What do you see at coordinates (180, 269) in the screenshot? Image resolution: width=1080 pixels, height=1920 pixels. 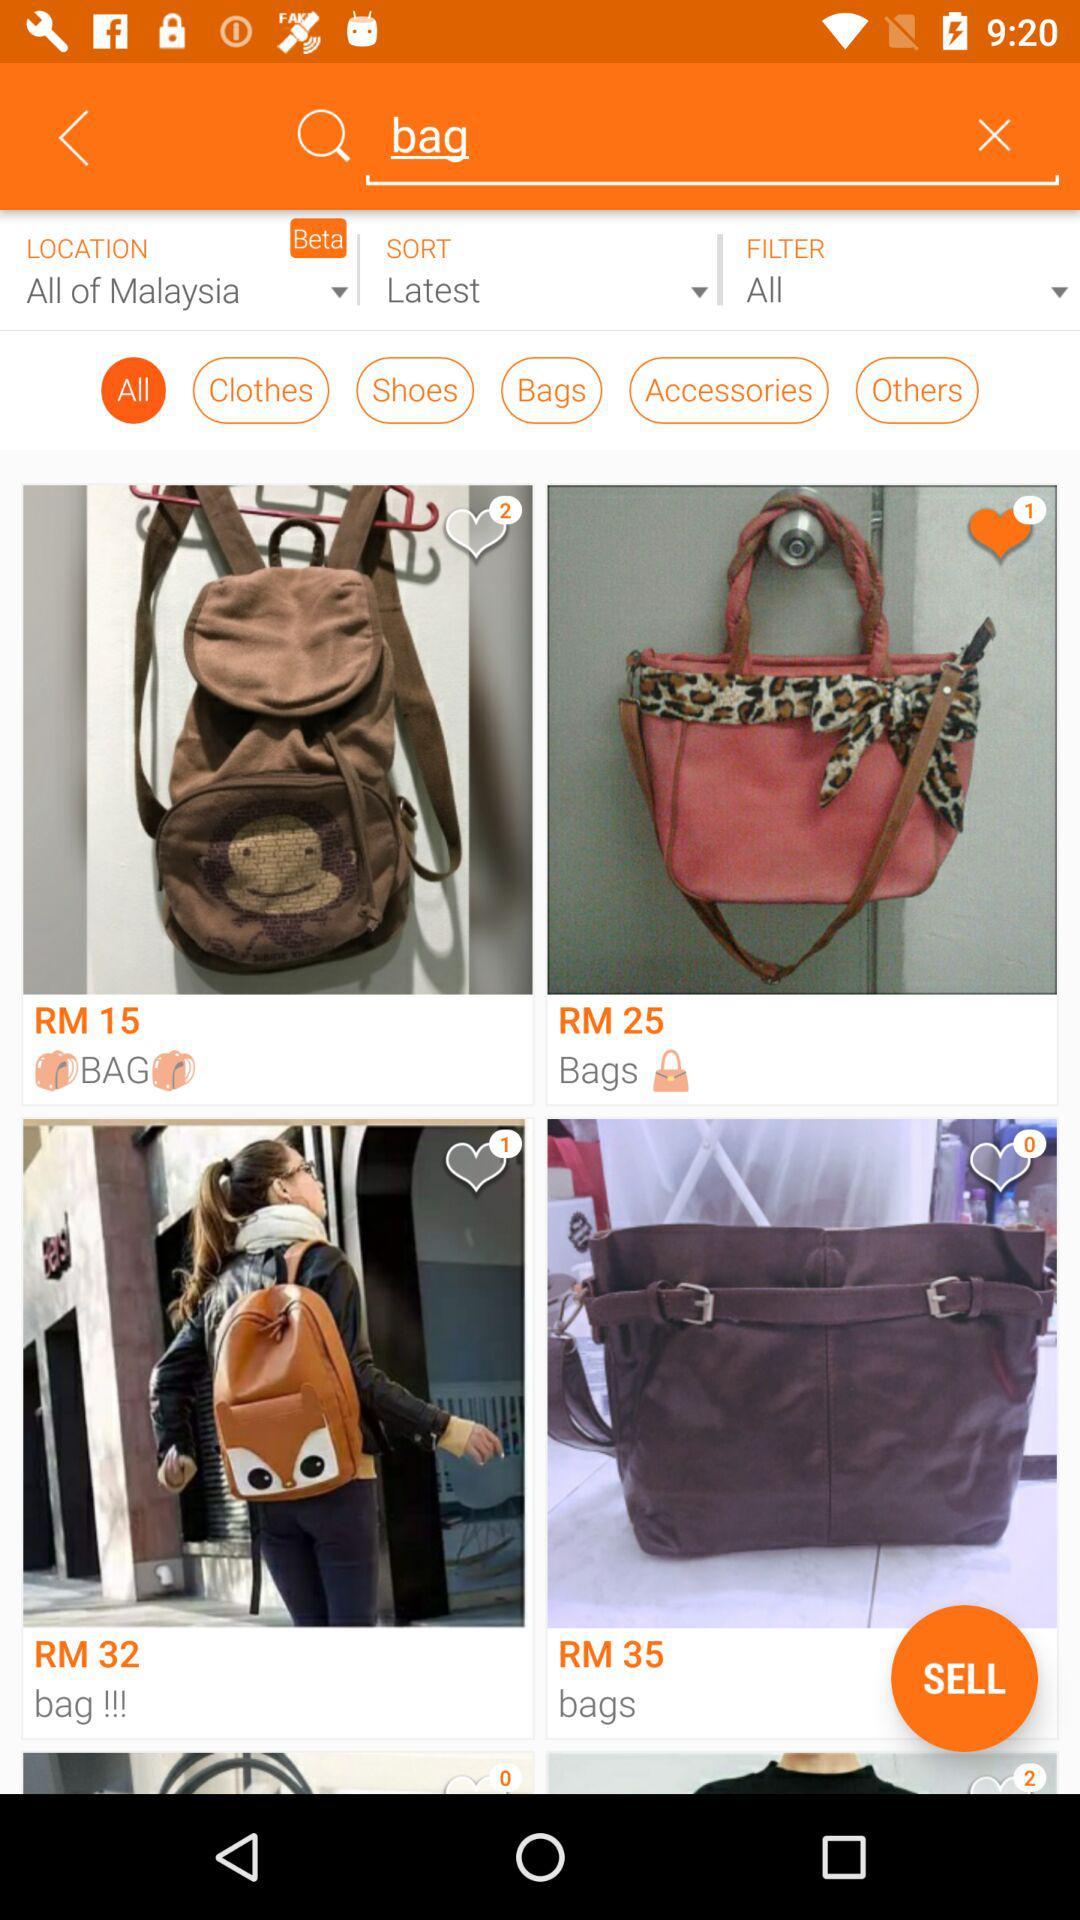 I see `limit search results by location` at bounding box center [180, 269].